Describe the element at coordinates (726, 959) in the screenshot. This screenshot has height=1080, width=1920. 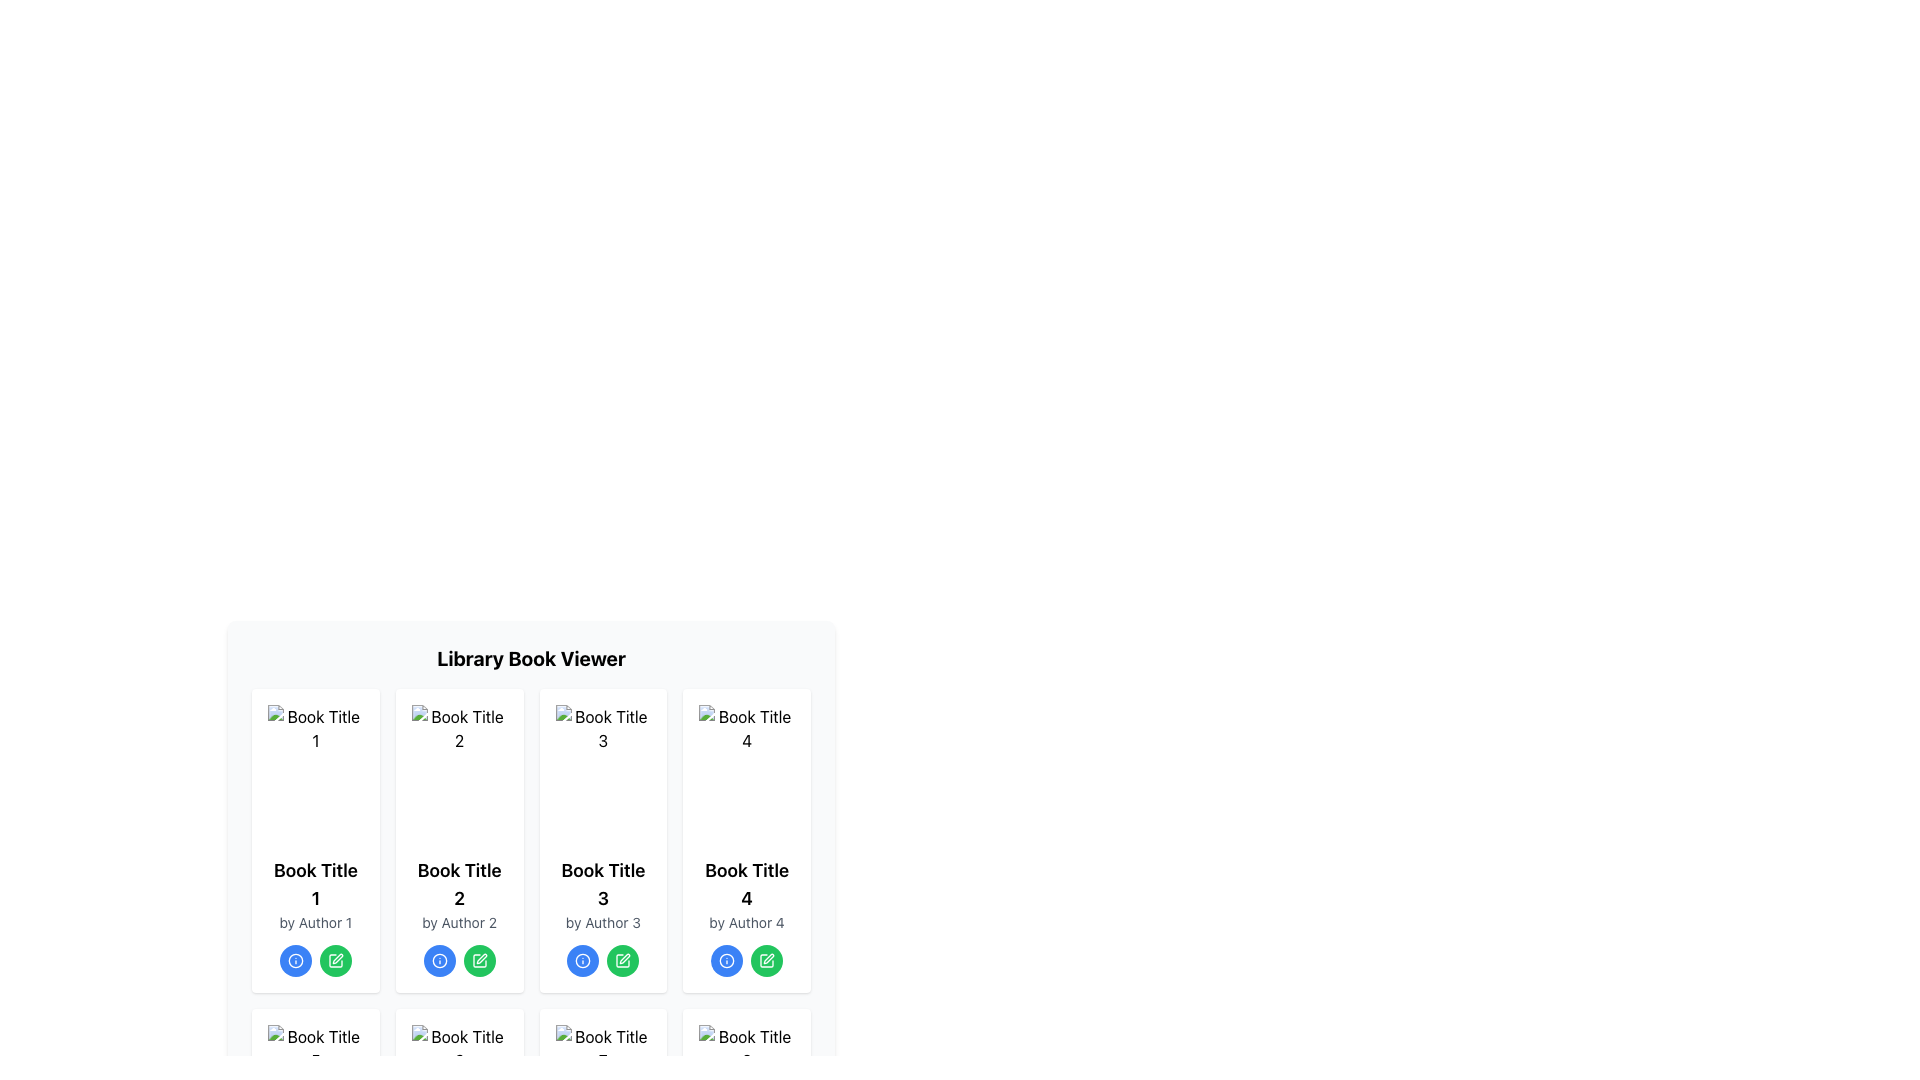
I see `the visual appearance of the SVG Circle, which is a circular icon with a thin stroke and no fill, located inside the info icon of the book card under the 'Book Title 4' section in the fourth column of the book grid` at that location.